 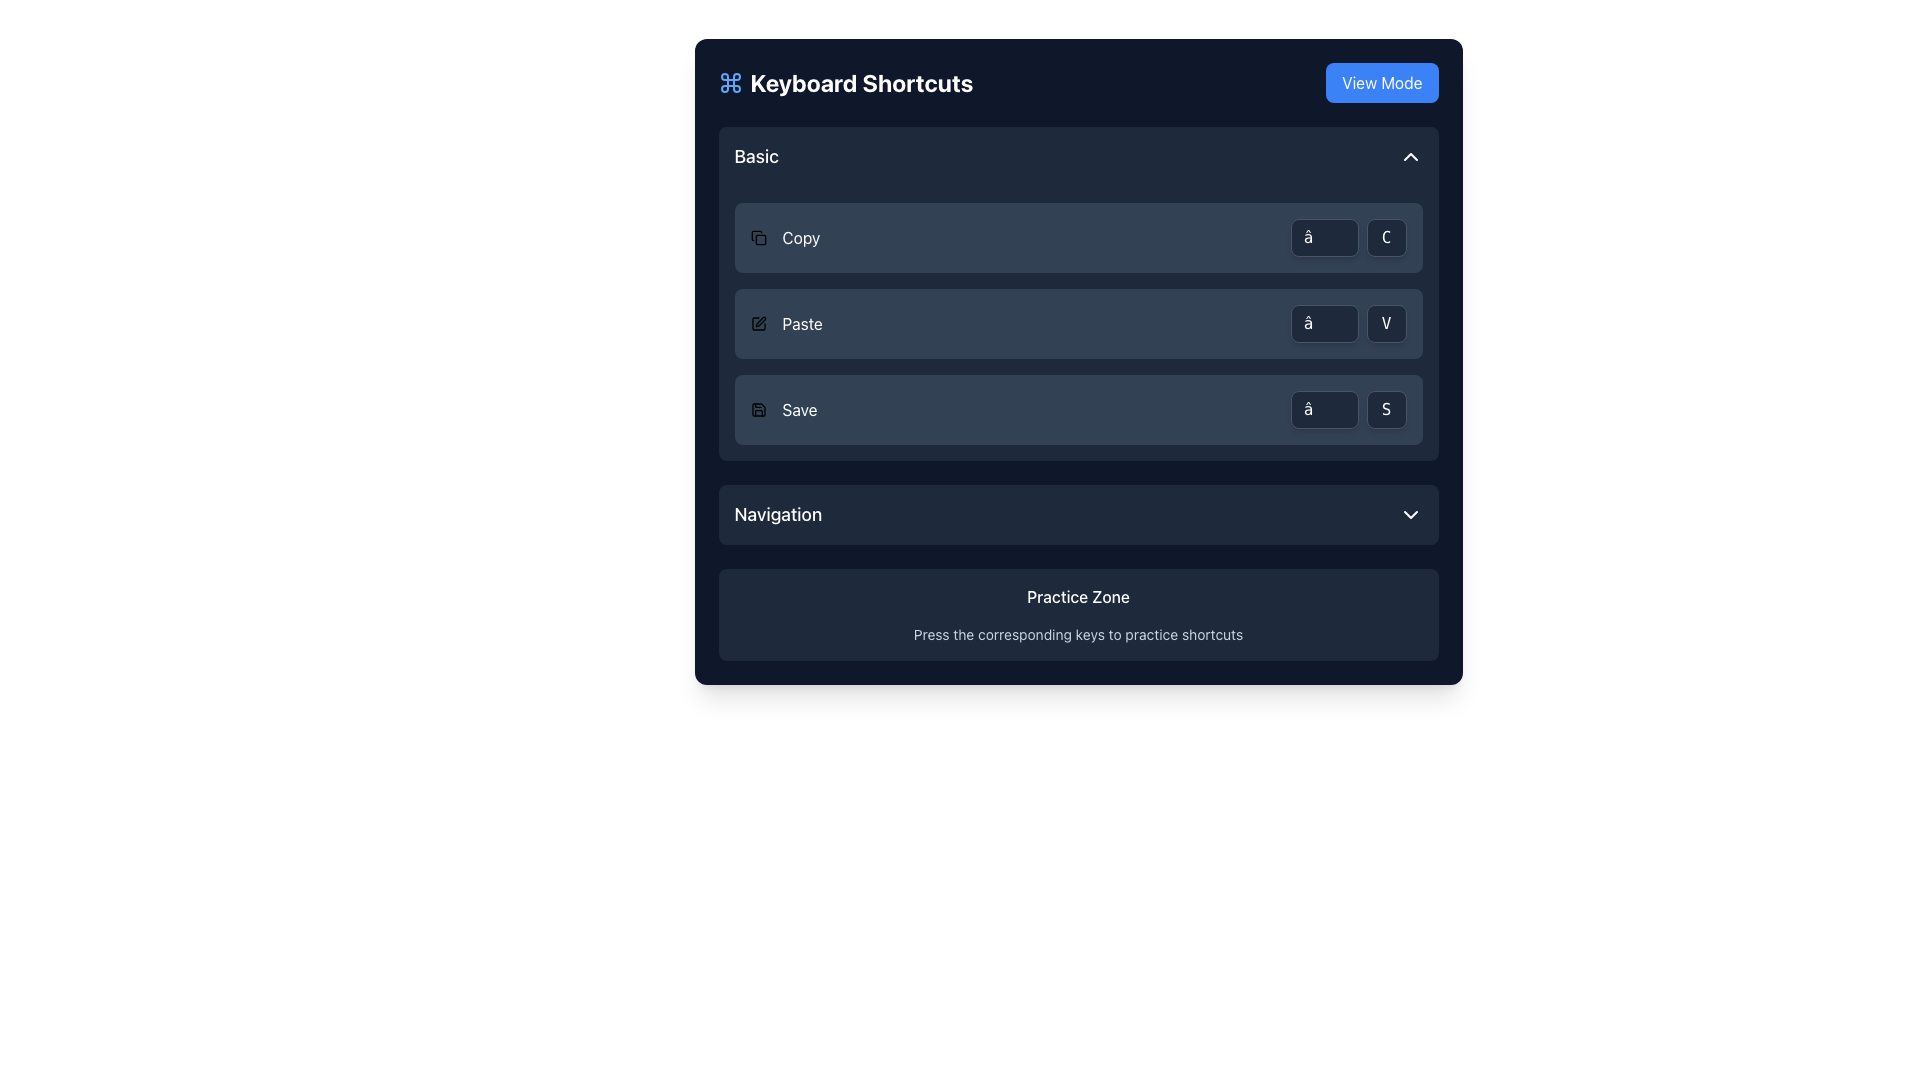 What do you see at coordinates (800, 408) in the screenshot?
I see `the text label that indicates the save action in the 'Keyboard Shortcuts' interface, located to the right of the save icon and aligned with other action entries like 'Copy' and 'Paste'` at bounding box center [800, 408].